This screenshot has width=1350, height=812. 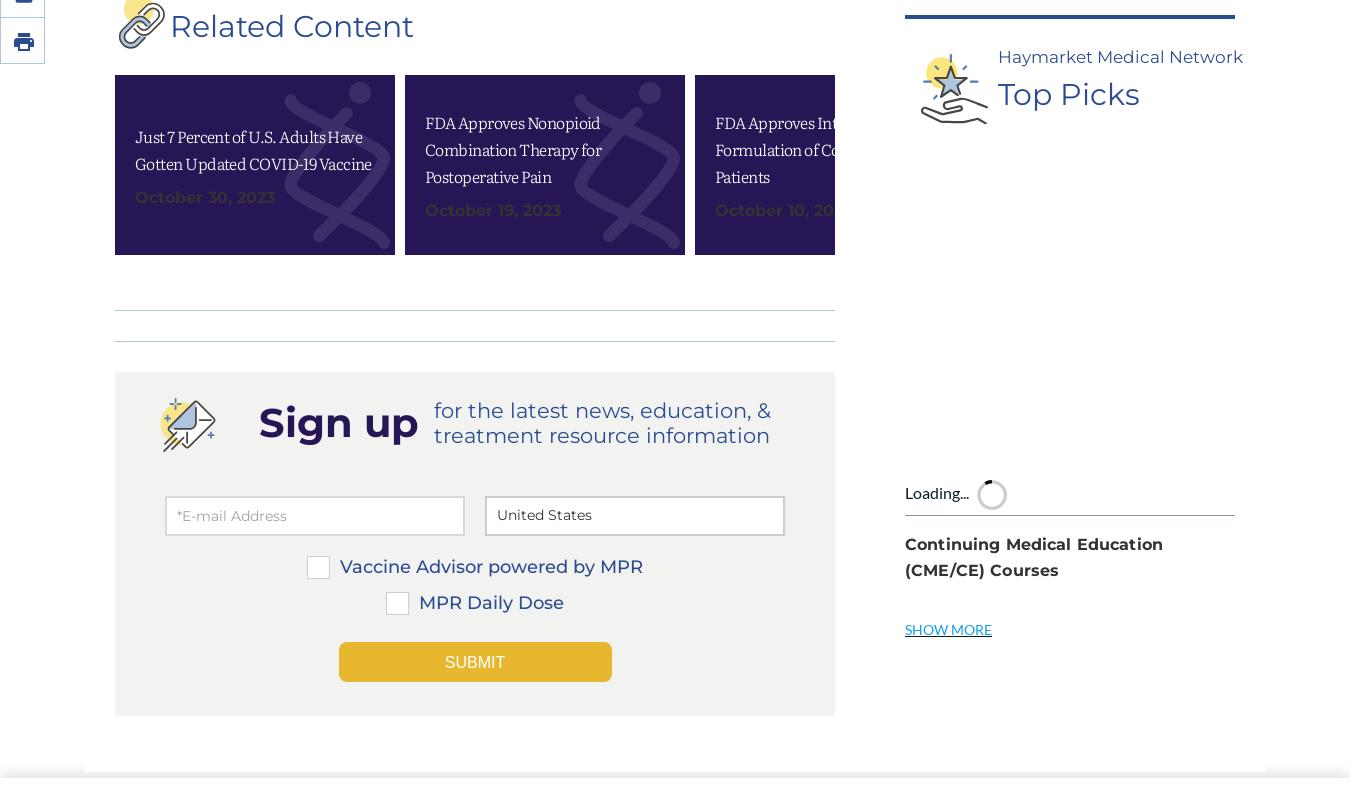 What do you see at coordinates (904, 357) in the screenshot?
I see `'Show More'` at bounding box center [904, 357].